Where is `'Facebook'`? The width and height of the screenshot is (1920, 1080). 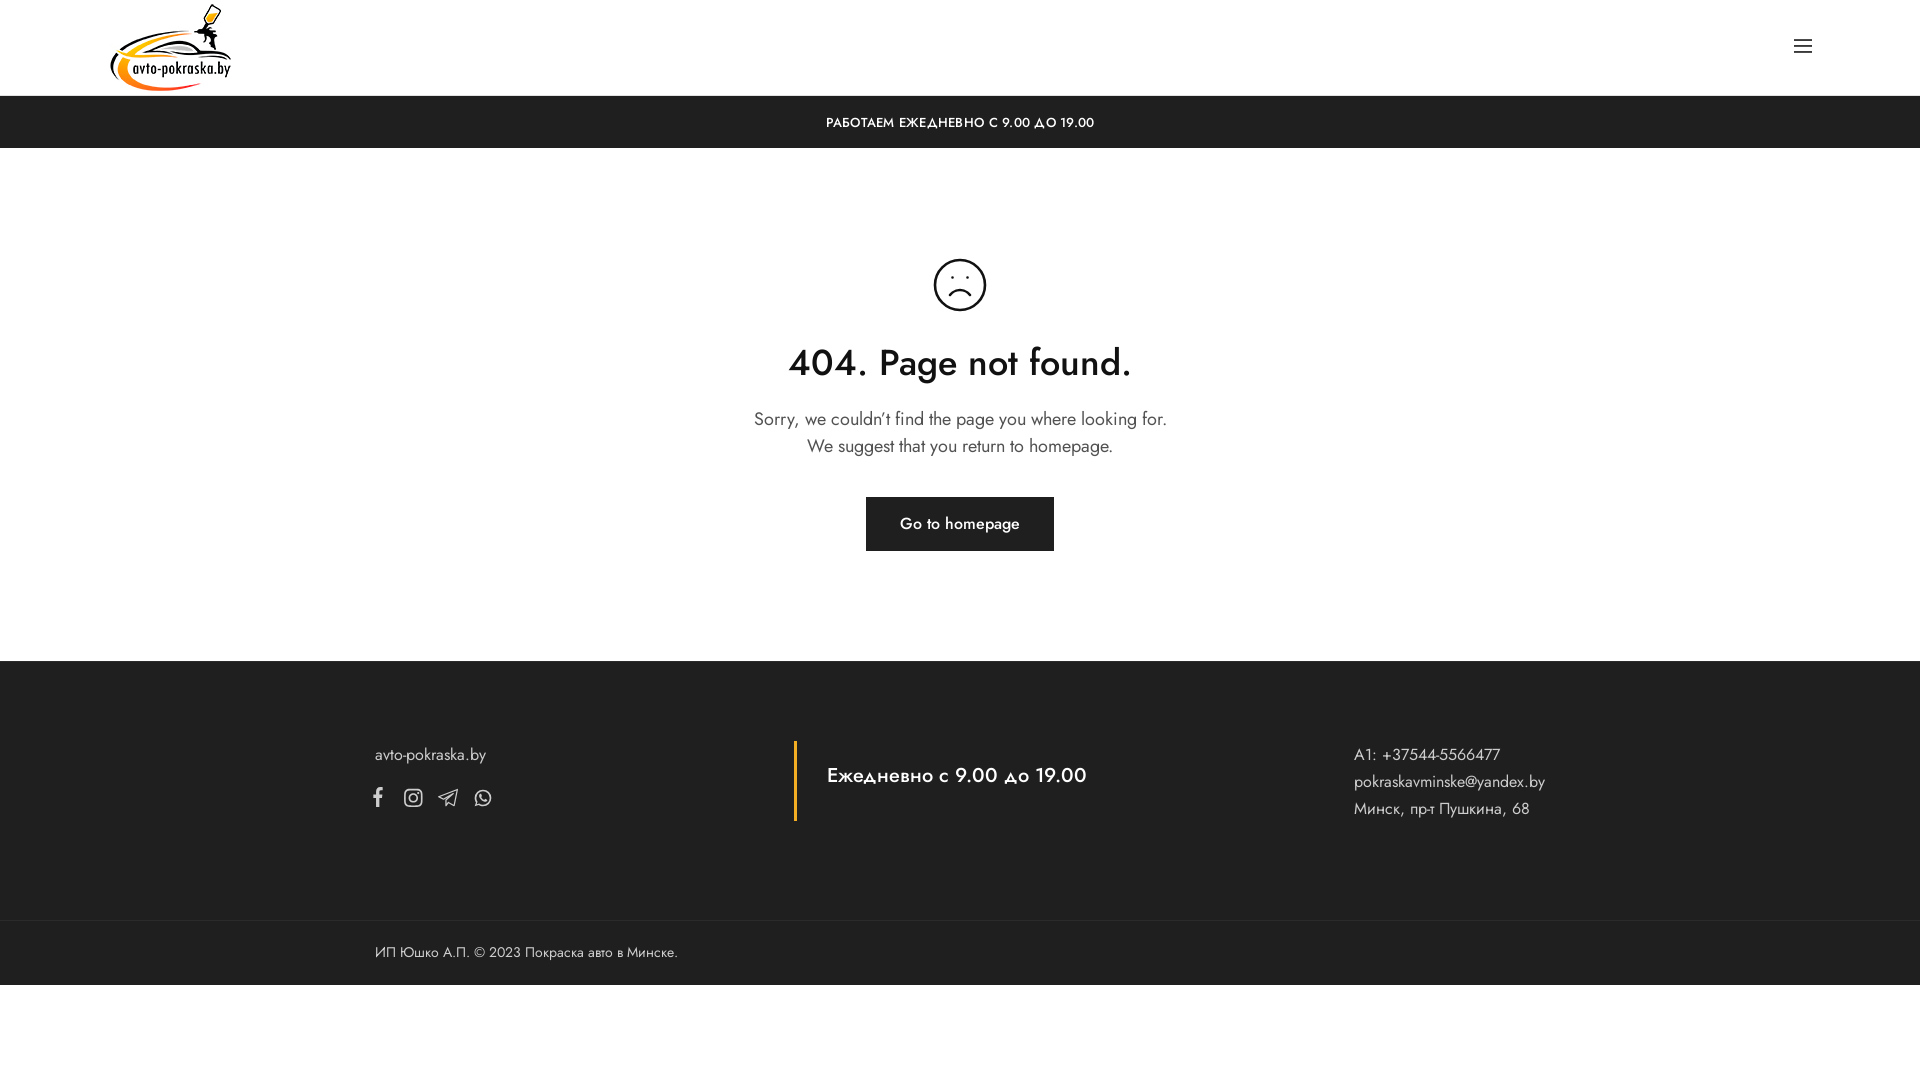
'Facebook' is located at coordinates (382, 800).